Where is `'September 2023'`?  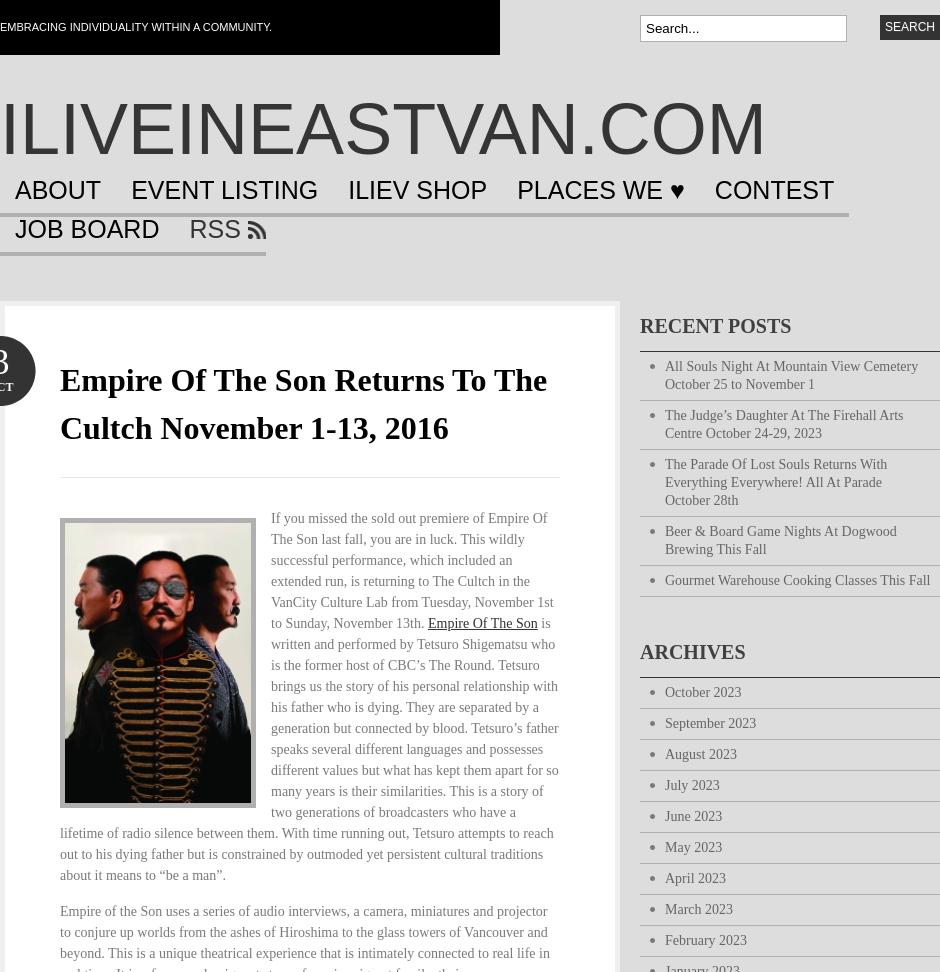
'September 2023' is located at coordinates (710, 722).